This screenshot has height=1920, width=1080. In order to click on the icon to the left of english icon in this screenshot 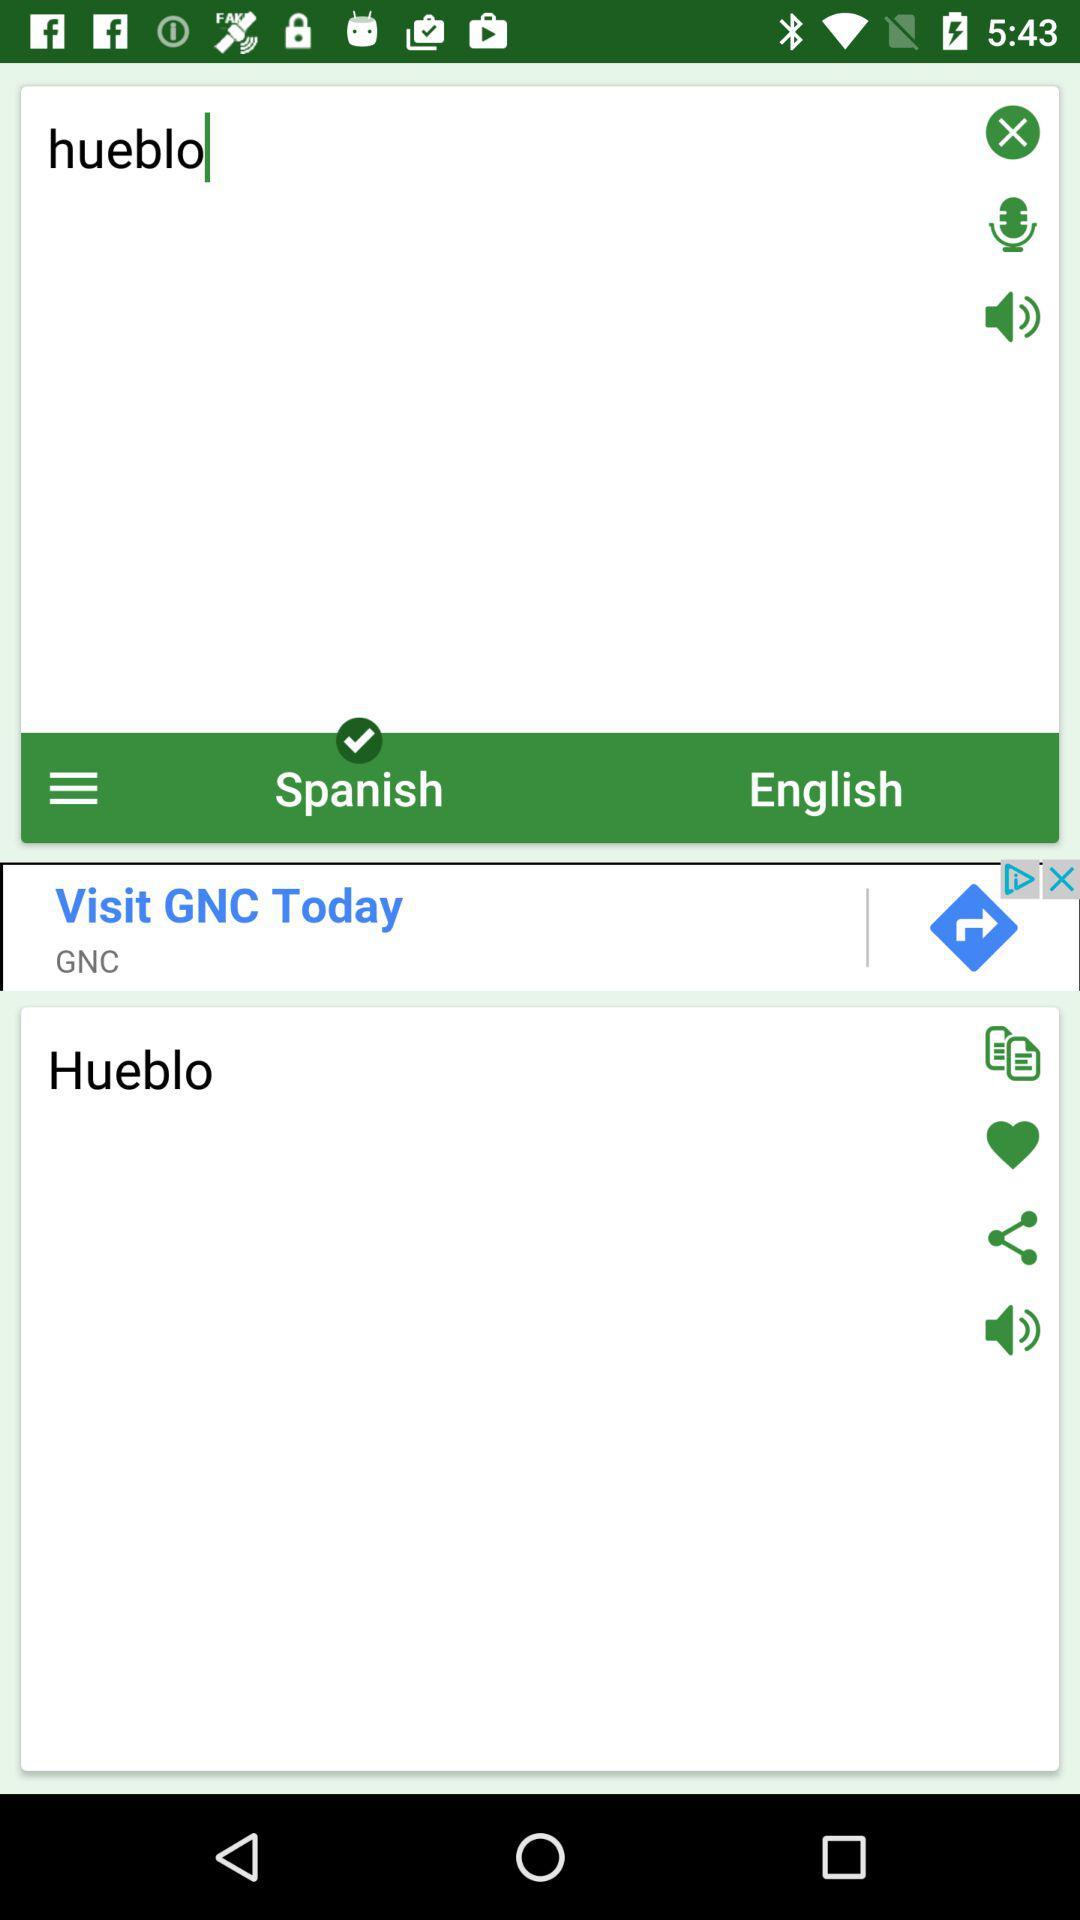, I will do `click(358, 786)`.